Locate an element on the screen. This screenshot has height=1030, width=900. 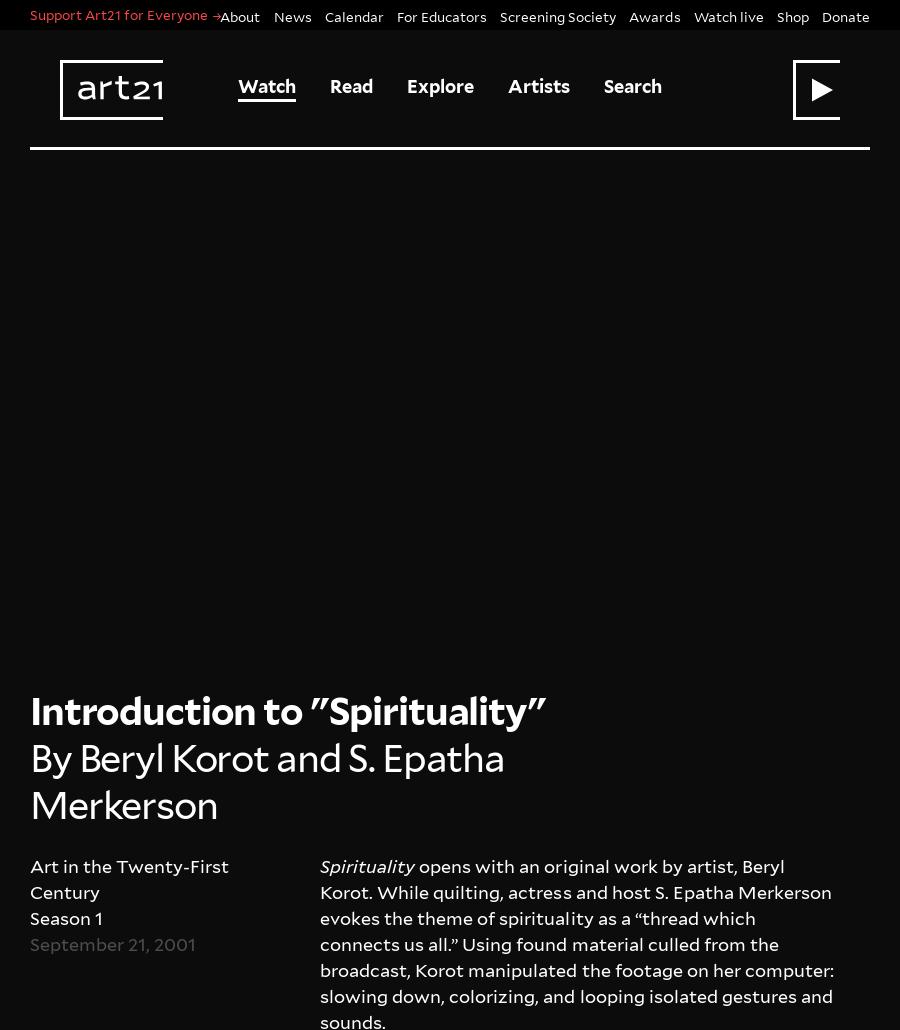
'About' is located at coordinates (28, 891).